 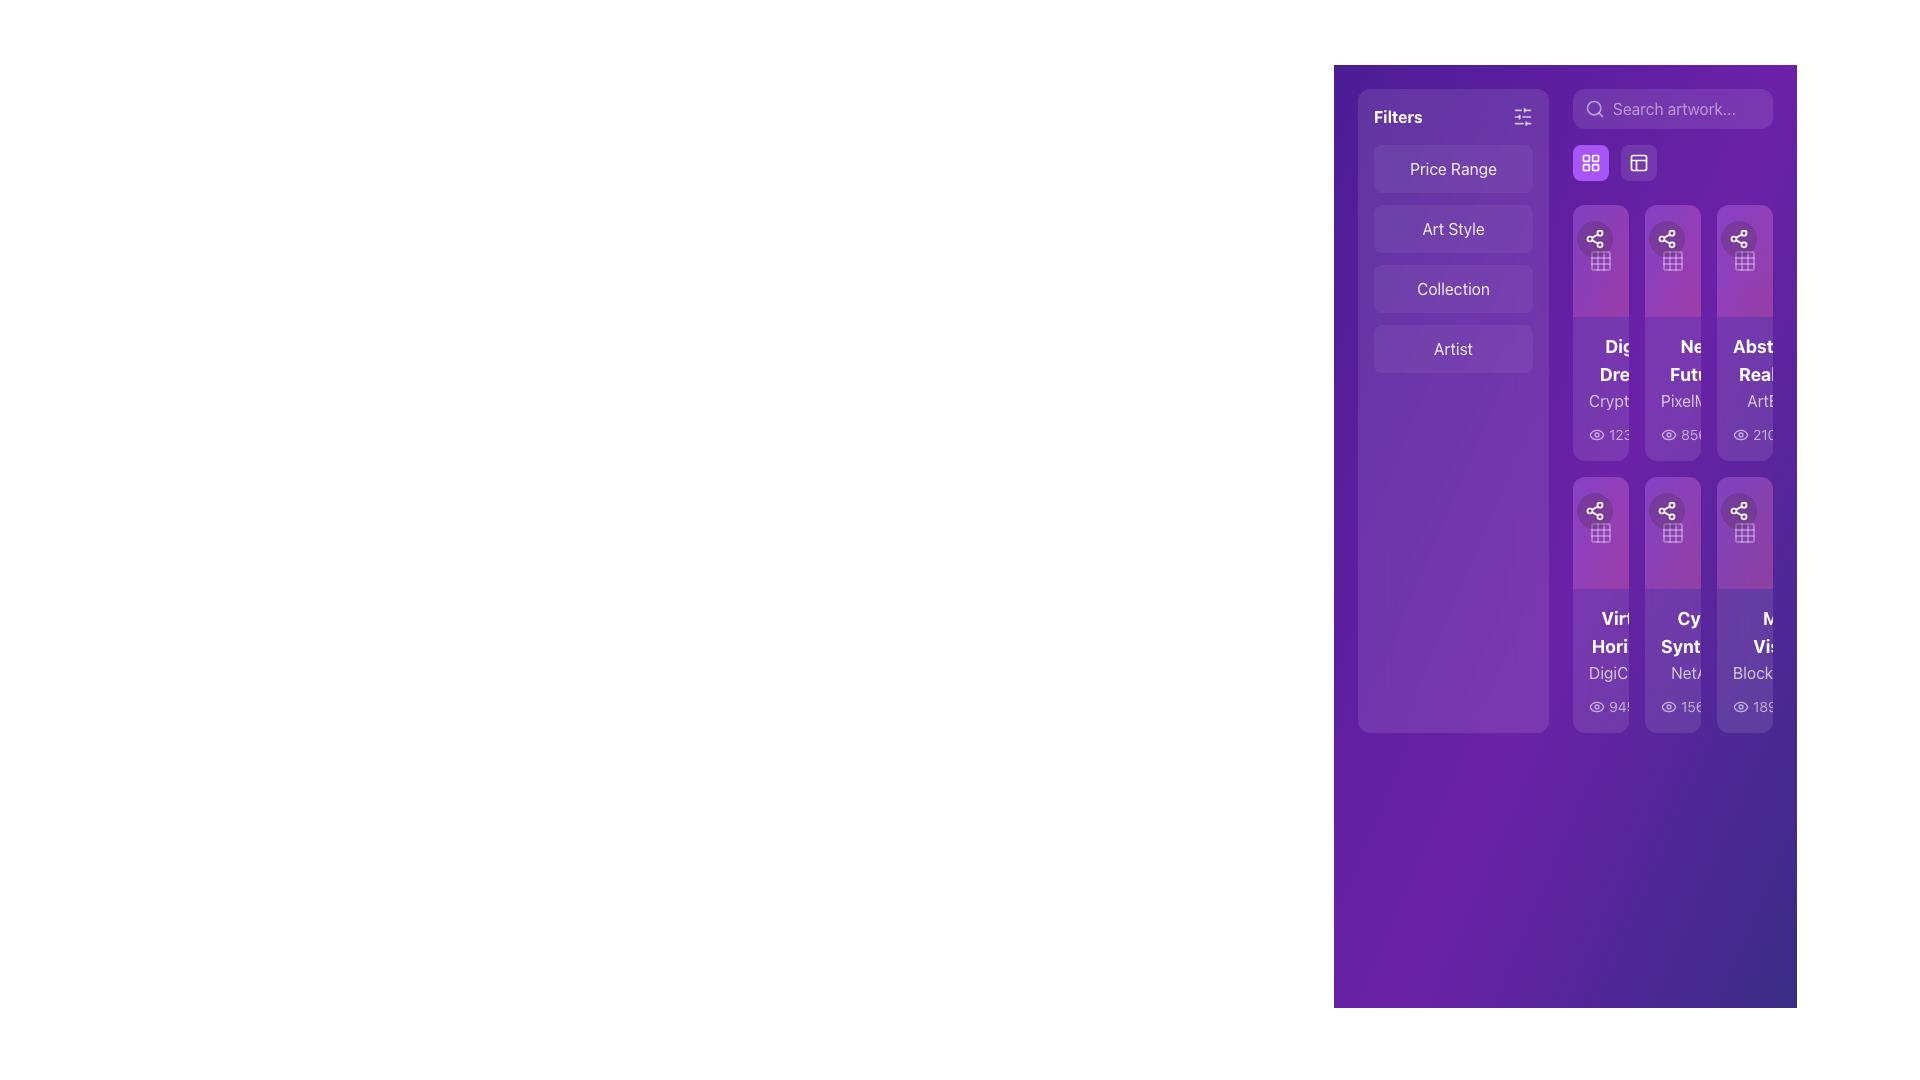 I want to click on the eye icon displaying the view count '2100156' located at the bottom-right section of the card for 'Abstract Realms', so click(x=1744, y=434).